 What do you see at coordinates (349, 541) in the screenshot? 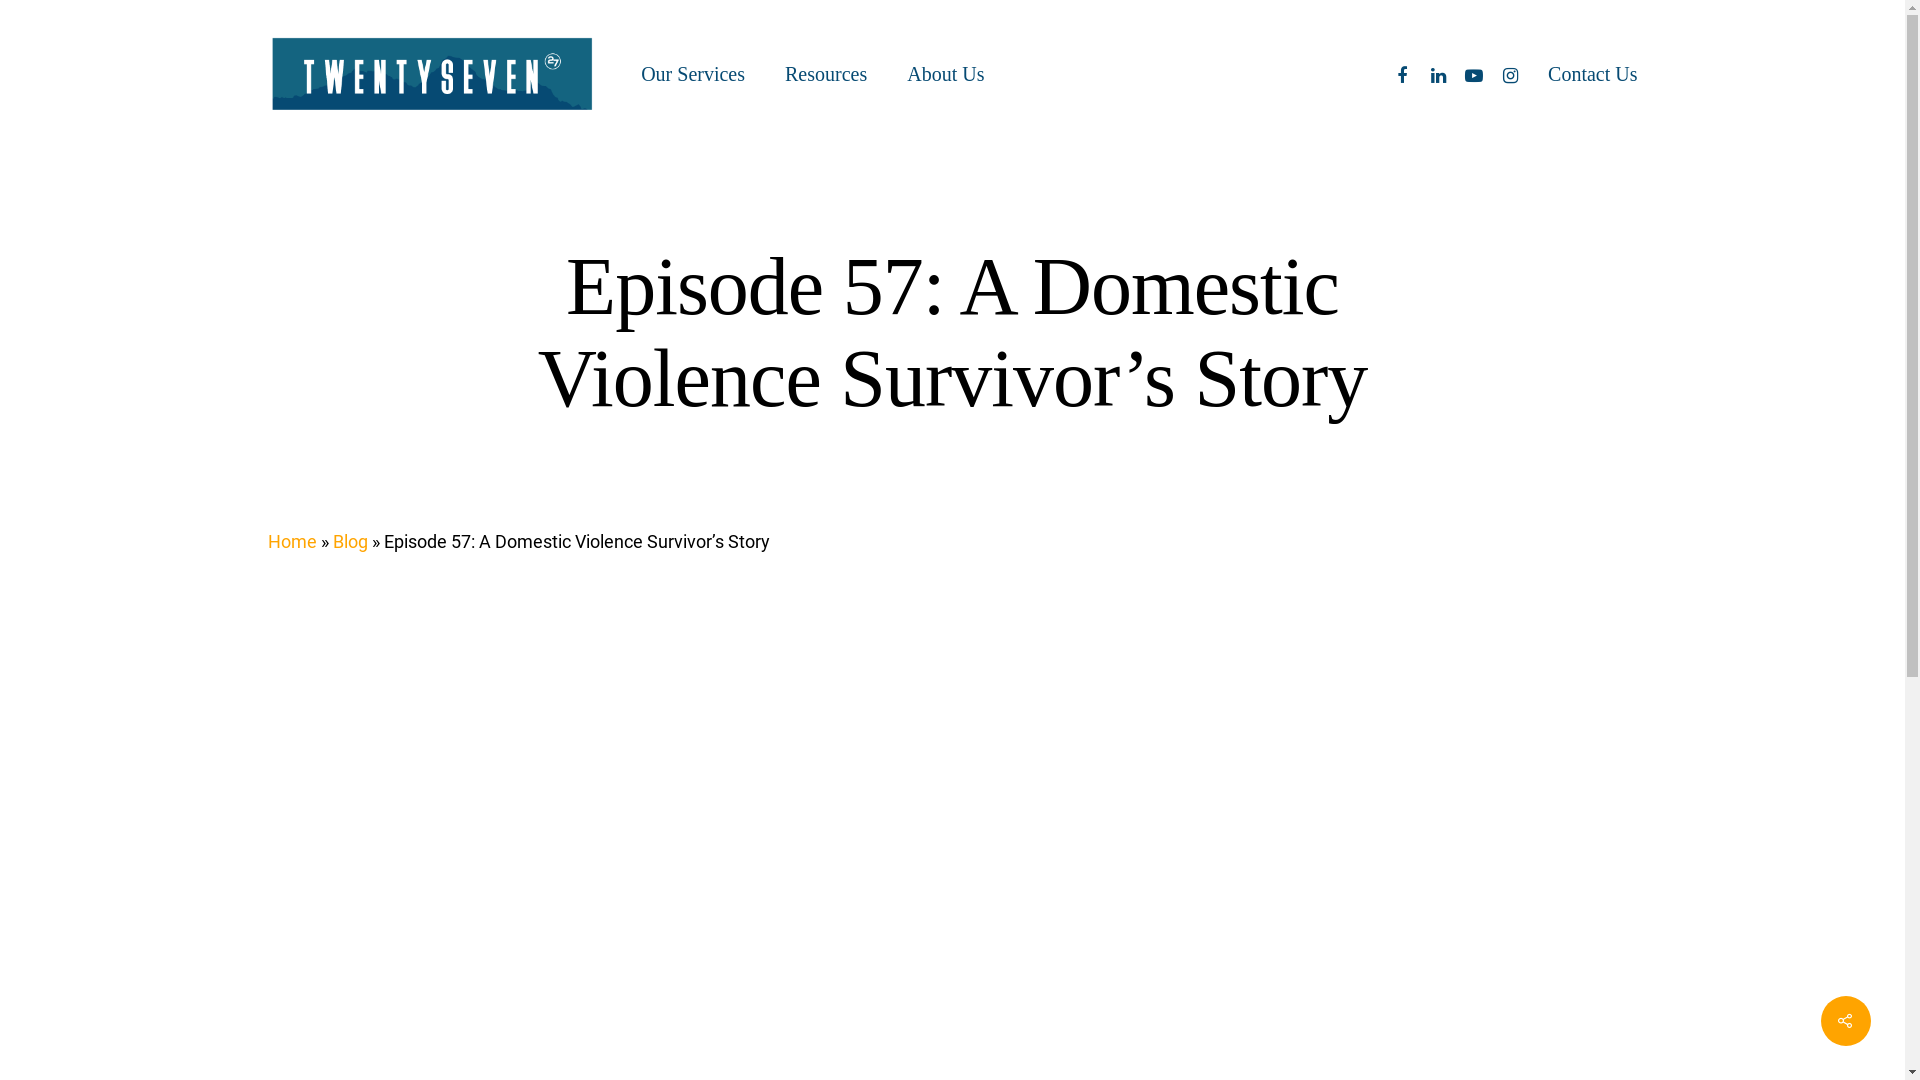
I see `'Blog'` at bounding box center [349, 541].